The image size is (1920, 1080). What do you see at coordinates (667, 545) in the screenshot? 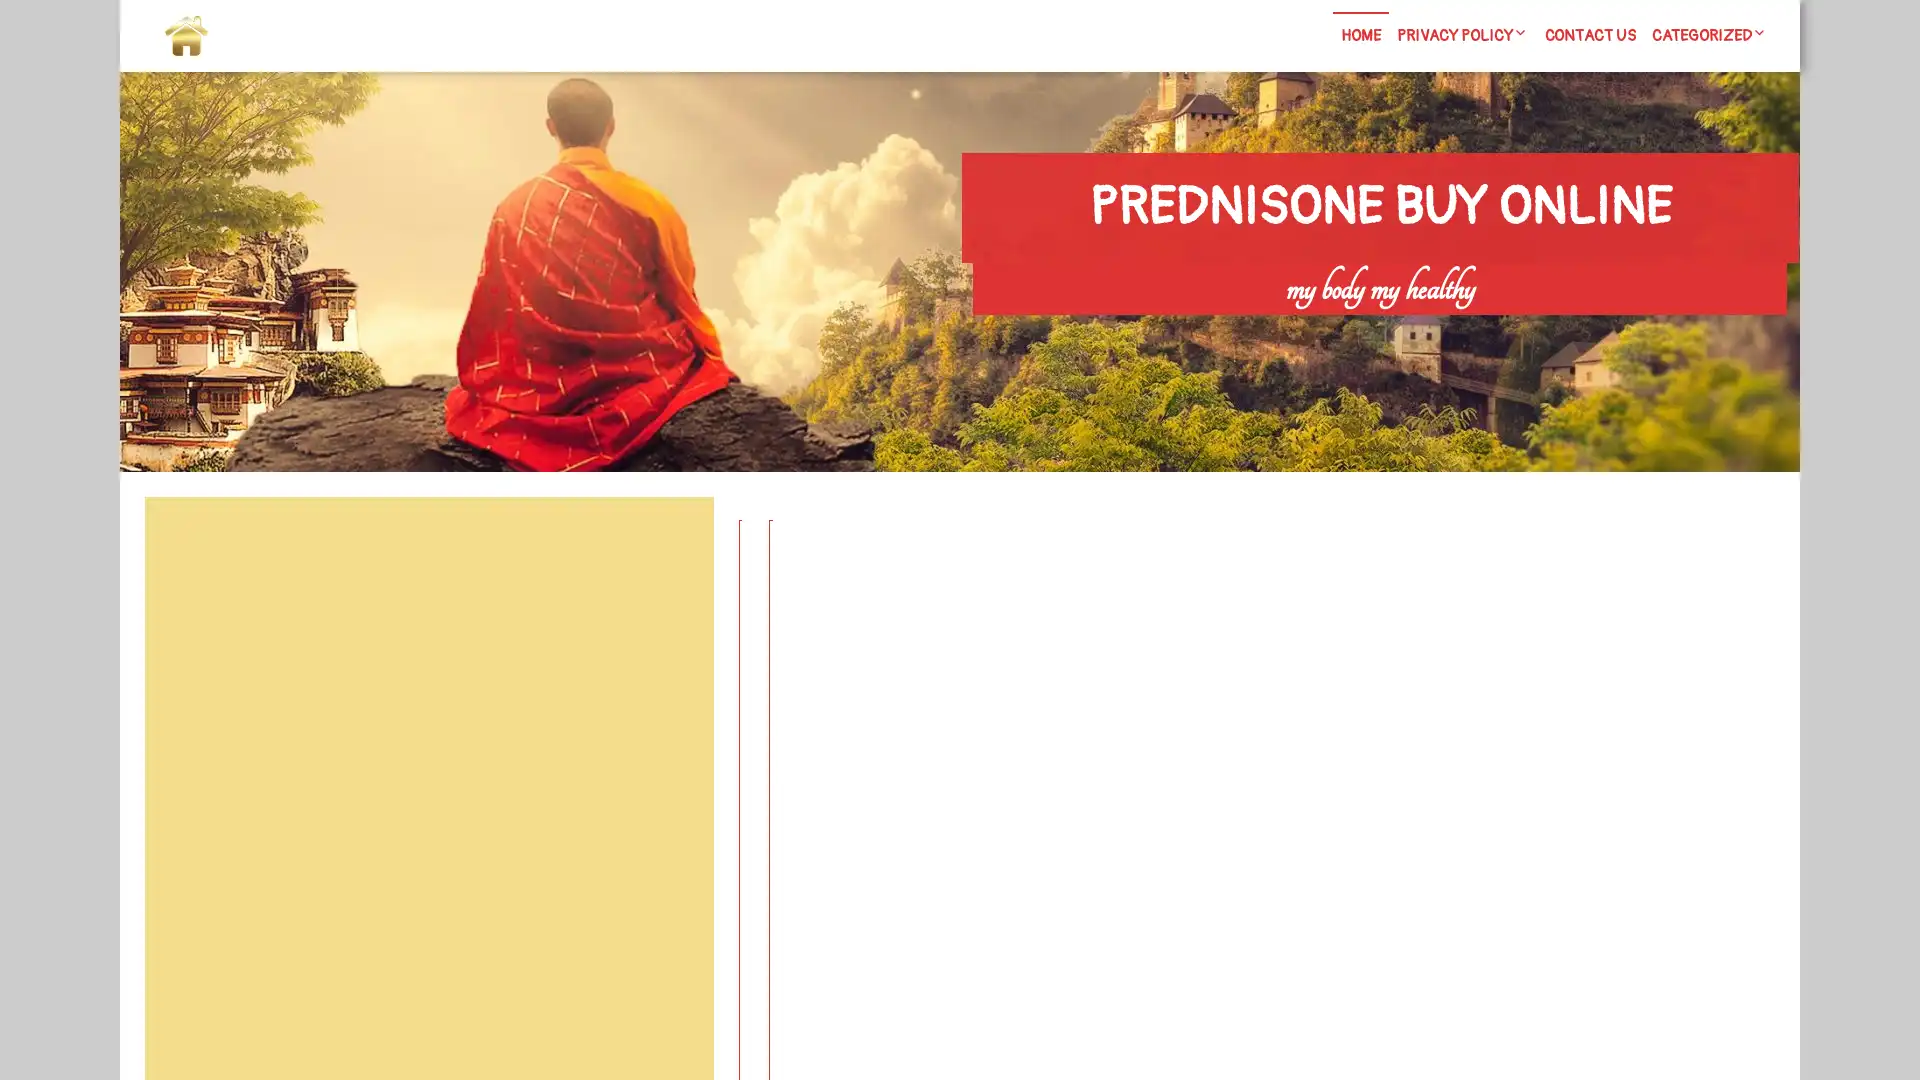
I see `Search` at bounding box center [667, 545].